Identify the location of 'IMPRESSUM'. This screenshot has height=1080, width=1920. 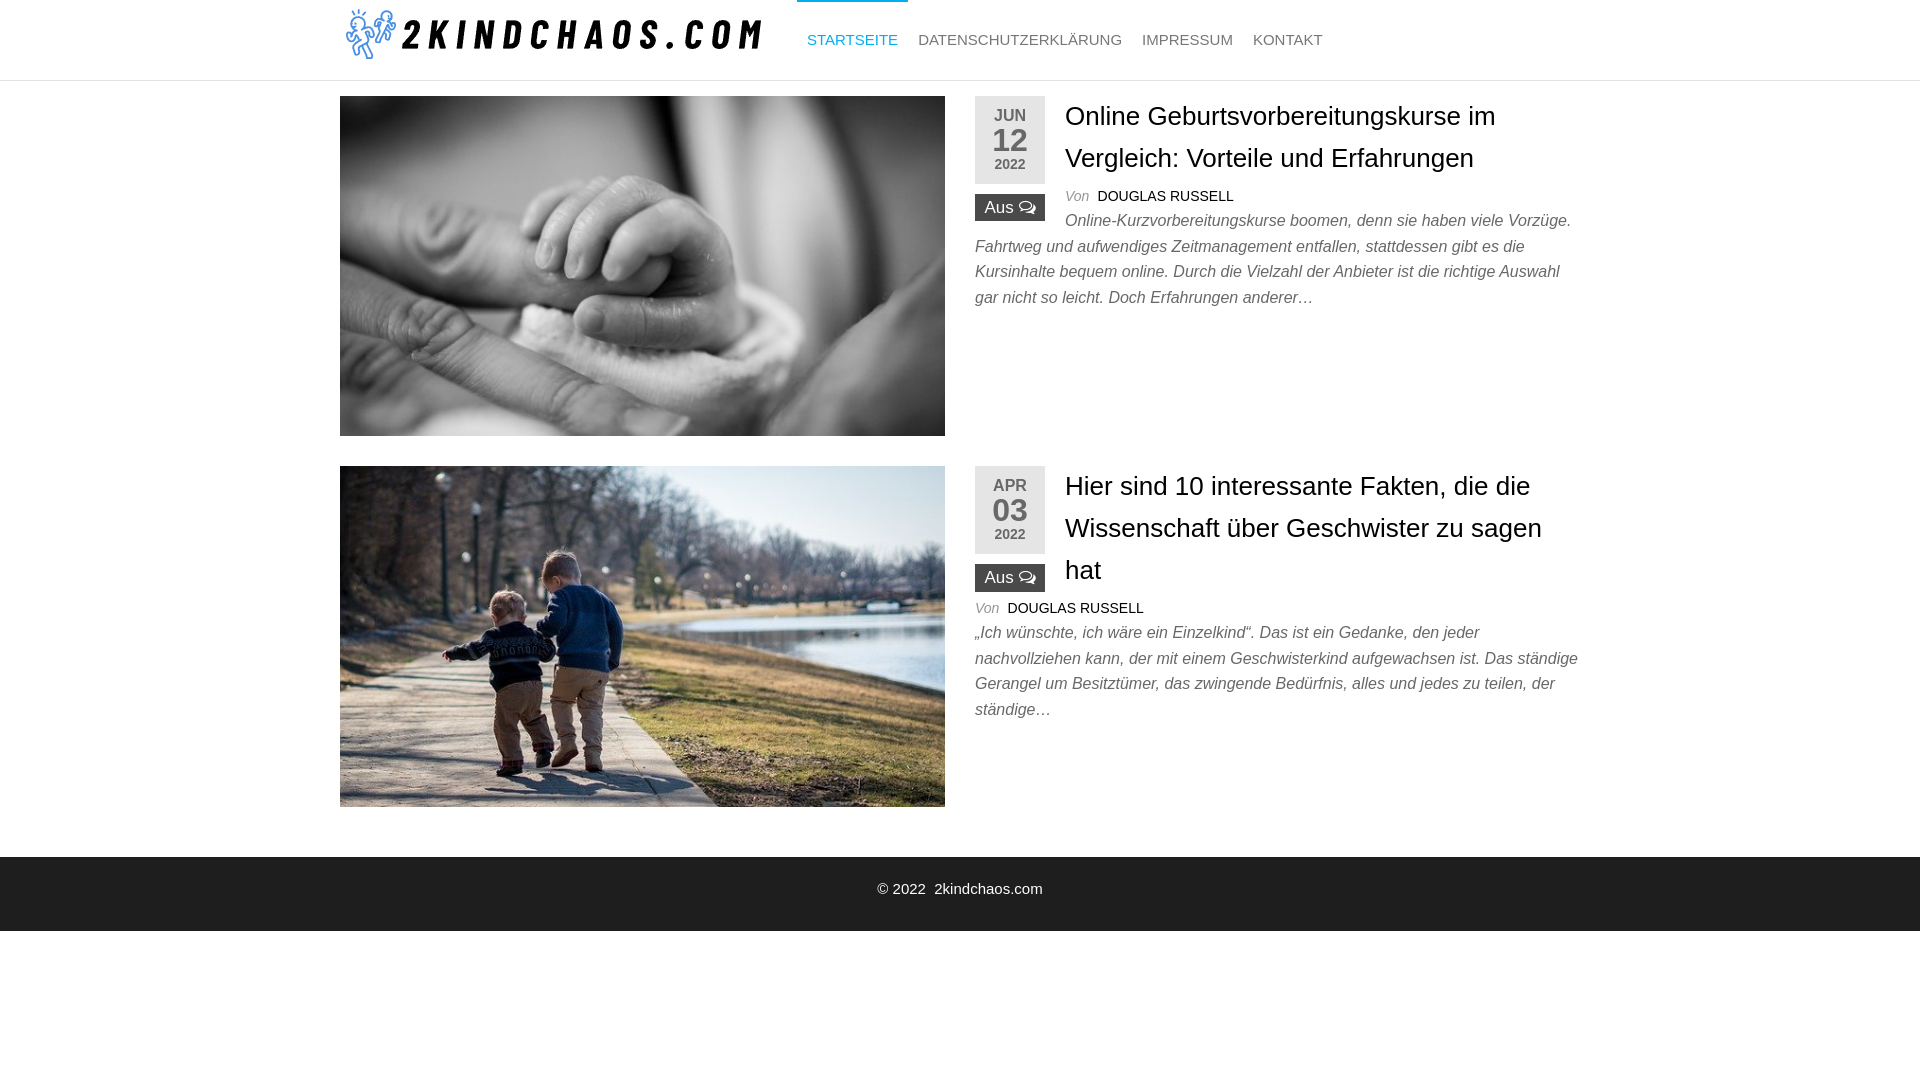
(1187, 39).